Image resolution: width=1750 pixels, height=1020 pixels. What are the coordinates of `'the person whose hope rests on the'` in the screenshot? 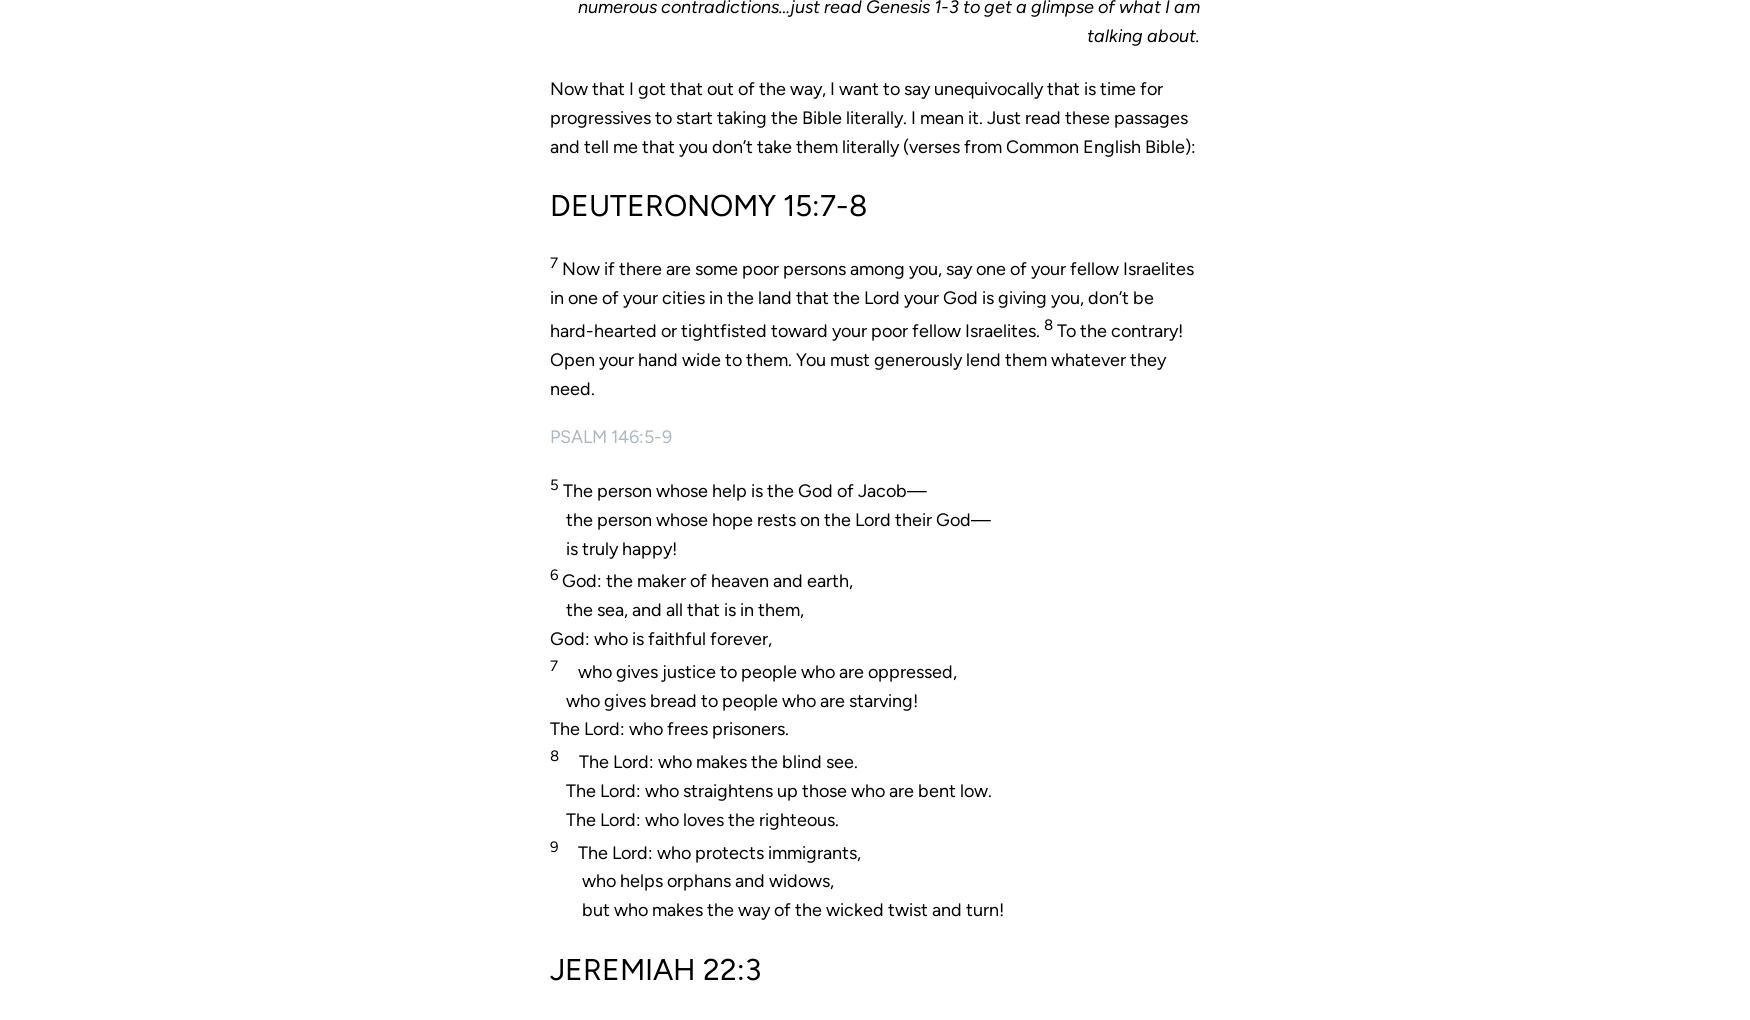 It's located at (710, 517).